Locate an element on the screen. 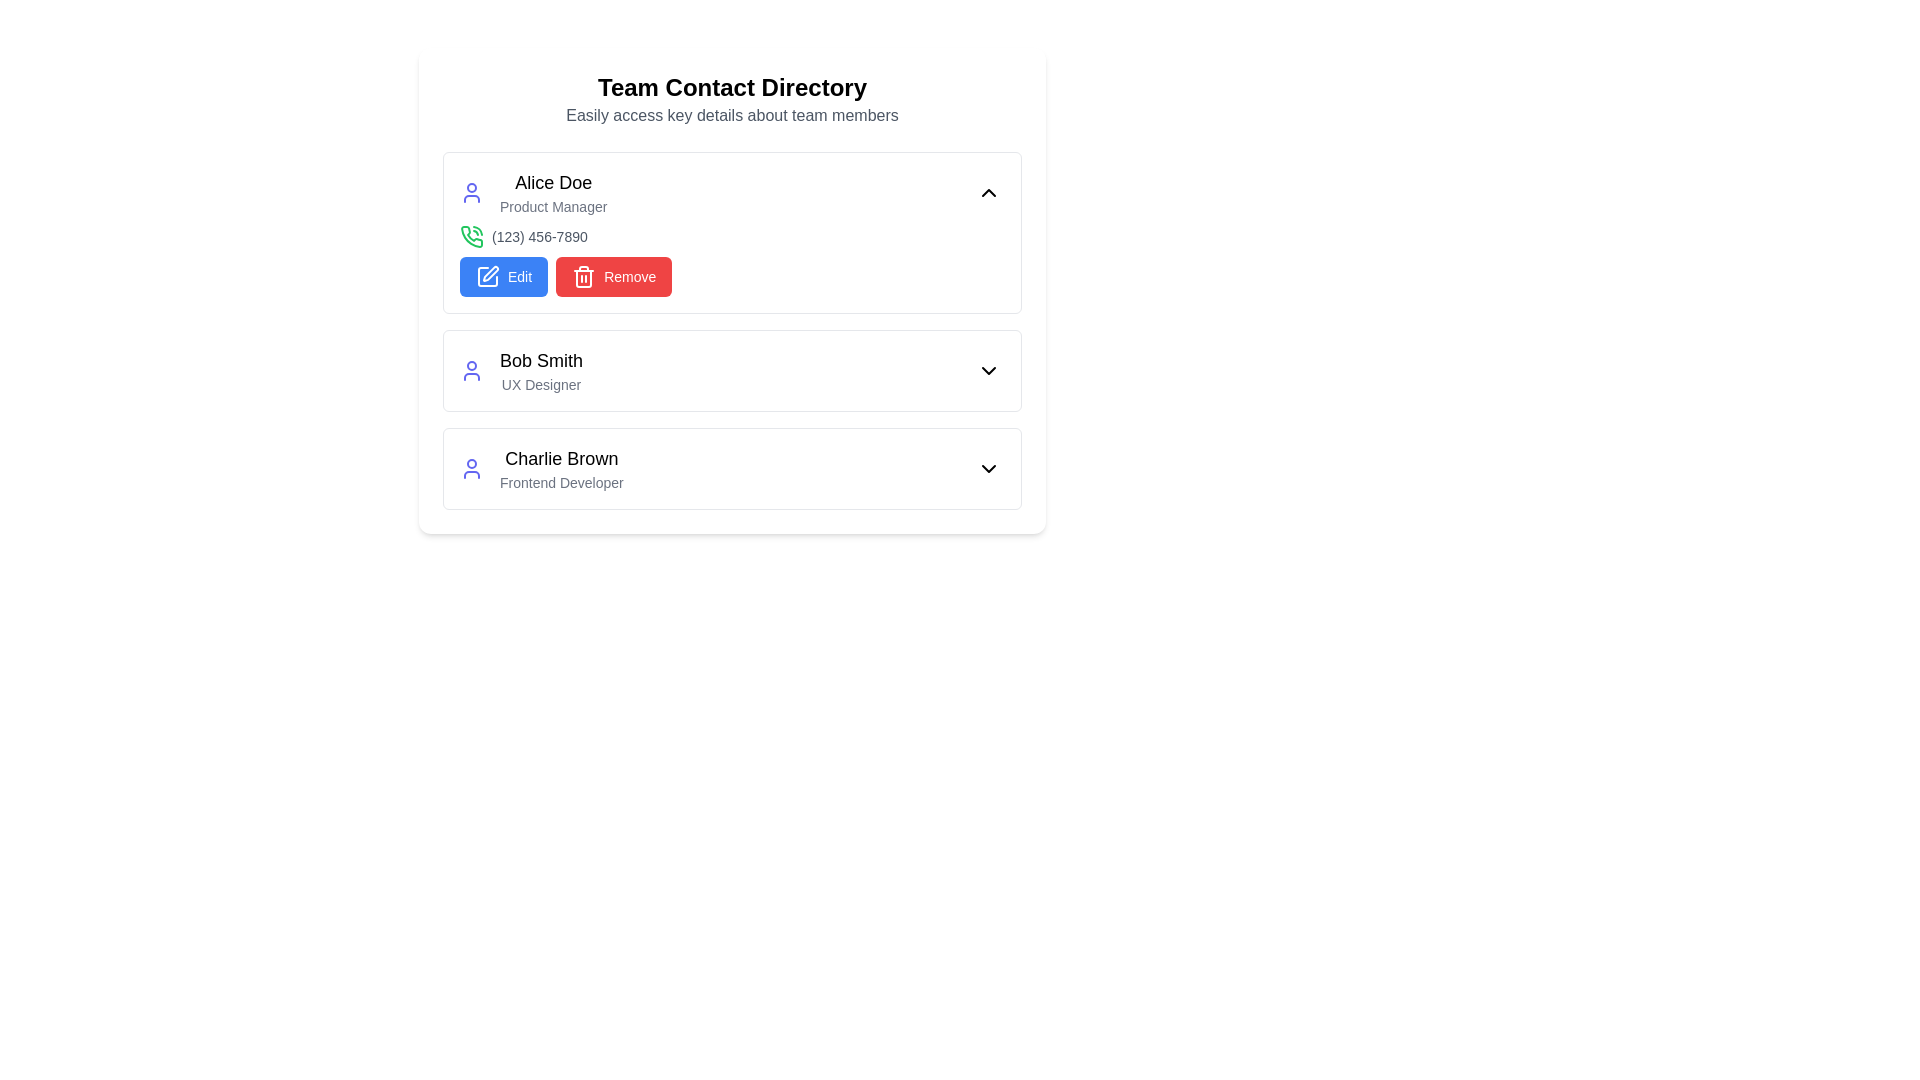  the text label displaying the phone number '(123) 456-7890', which is located next to a green phone icon in the contact information block for 'Alice Doe' is located at coordinates (539, 235).